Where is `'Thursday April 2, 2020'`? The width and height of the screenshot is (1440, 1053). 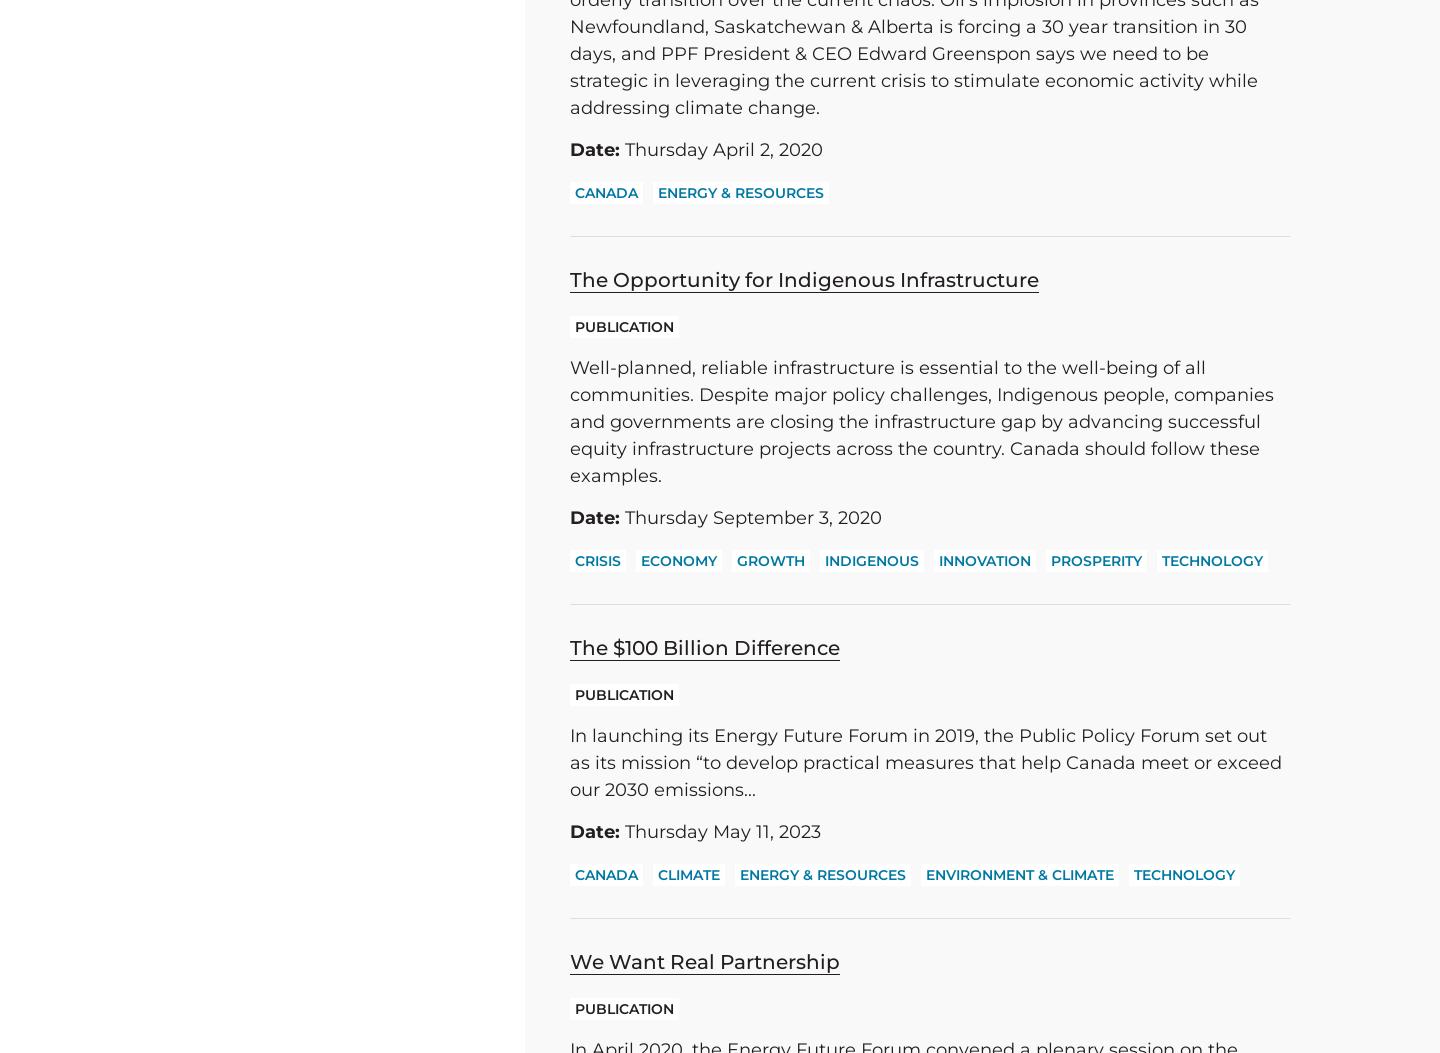
'Thursday April 2, 2020' is located at coordinates (720, 149).